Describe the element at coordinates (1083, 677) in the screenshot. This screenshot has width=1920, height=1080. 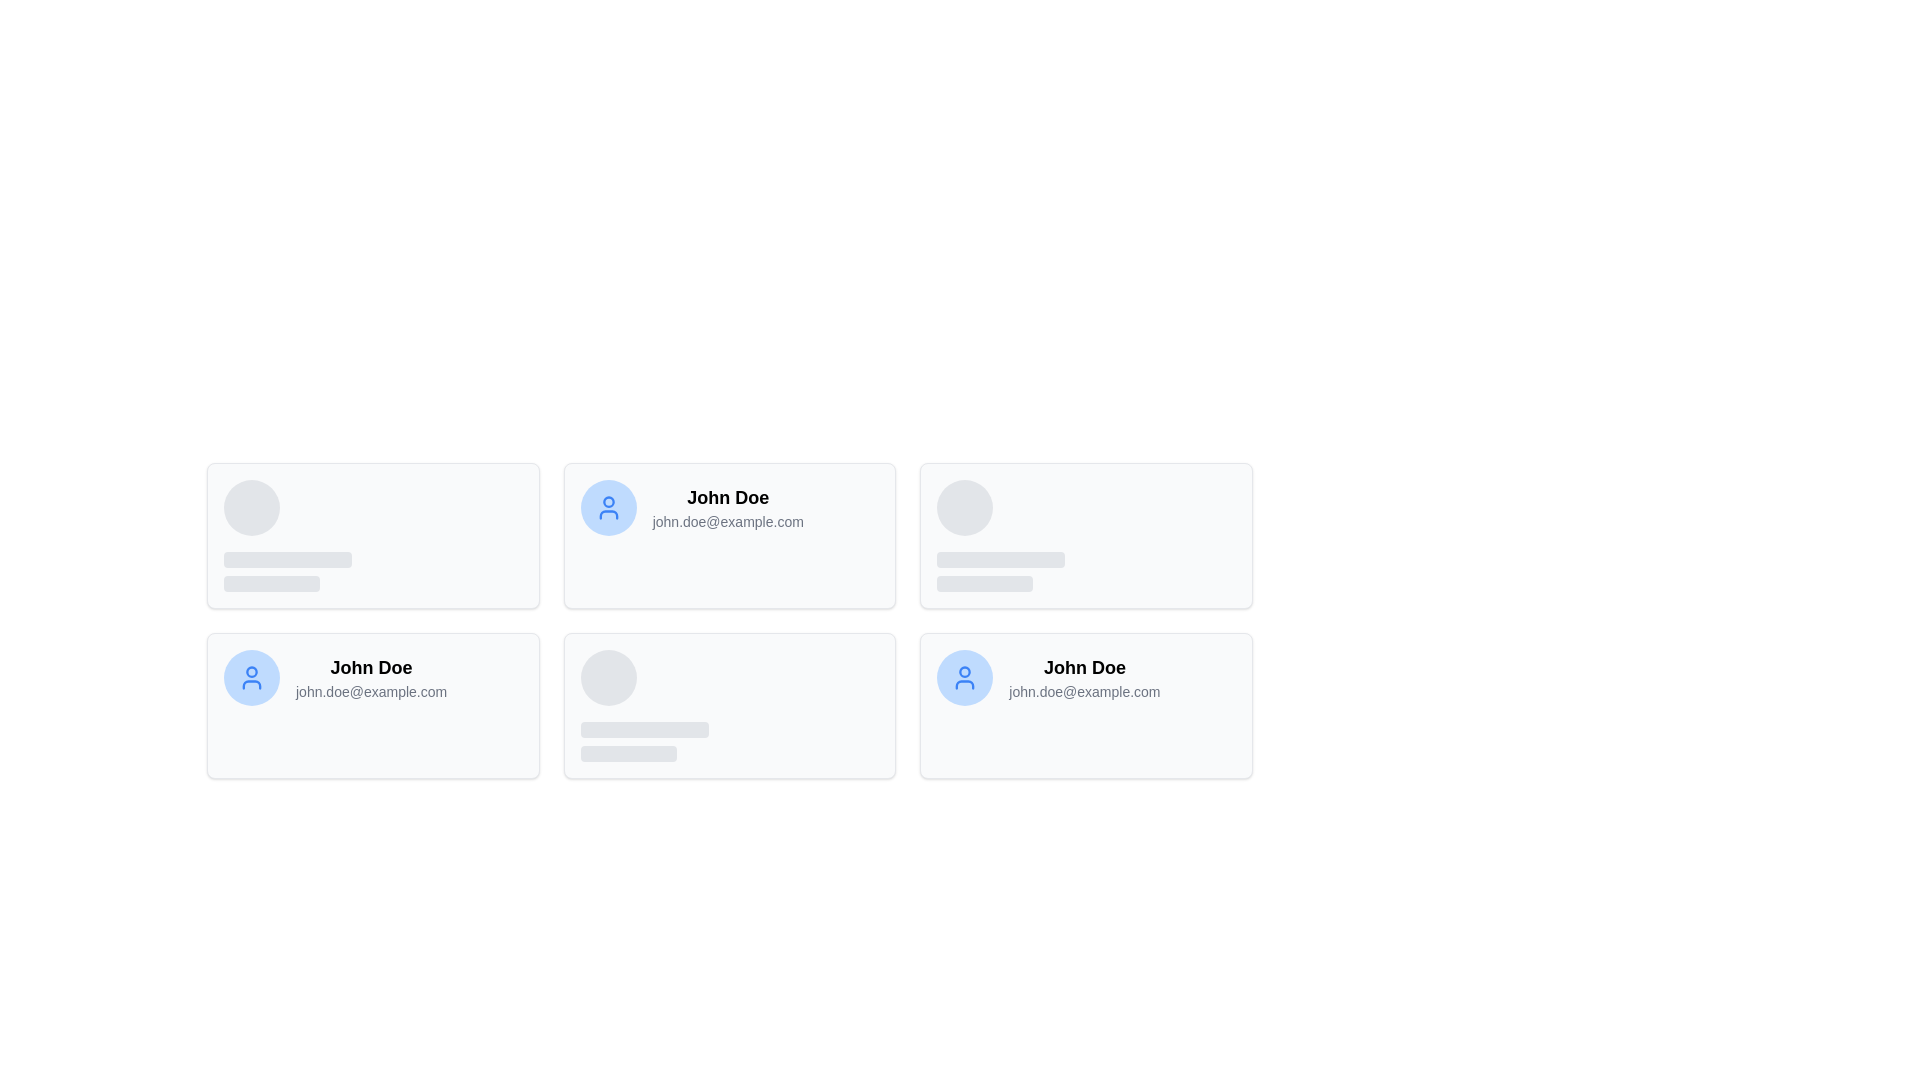
I see `the text component displaying the name 'John Doe' and email 'john.doe@example.com'` at that location.